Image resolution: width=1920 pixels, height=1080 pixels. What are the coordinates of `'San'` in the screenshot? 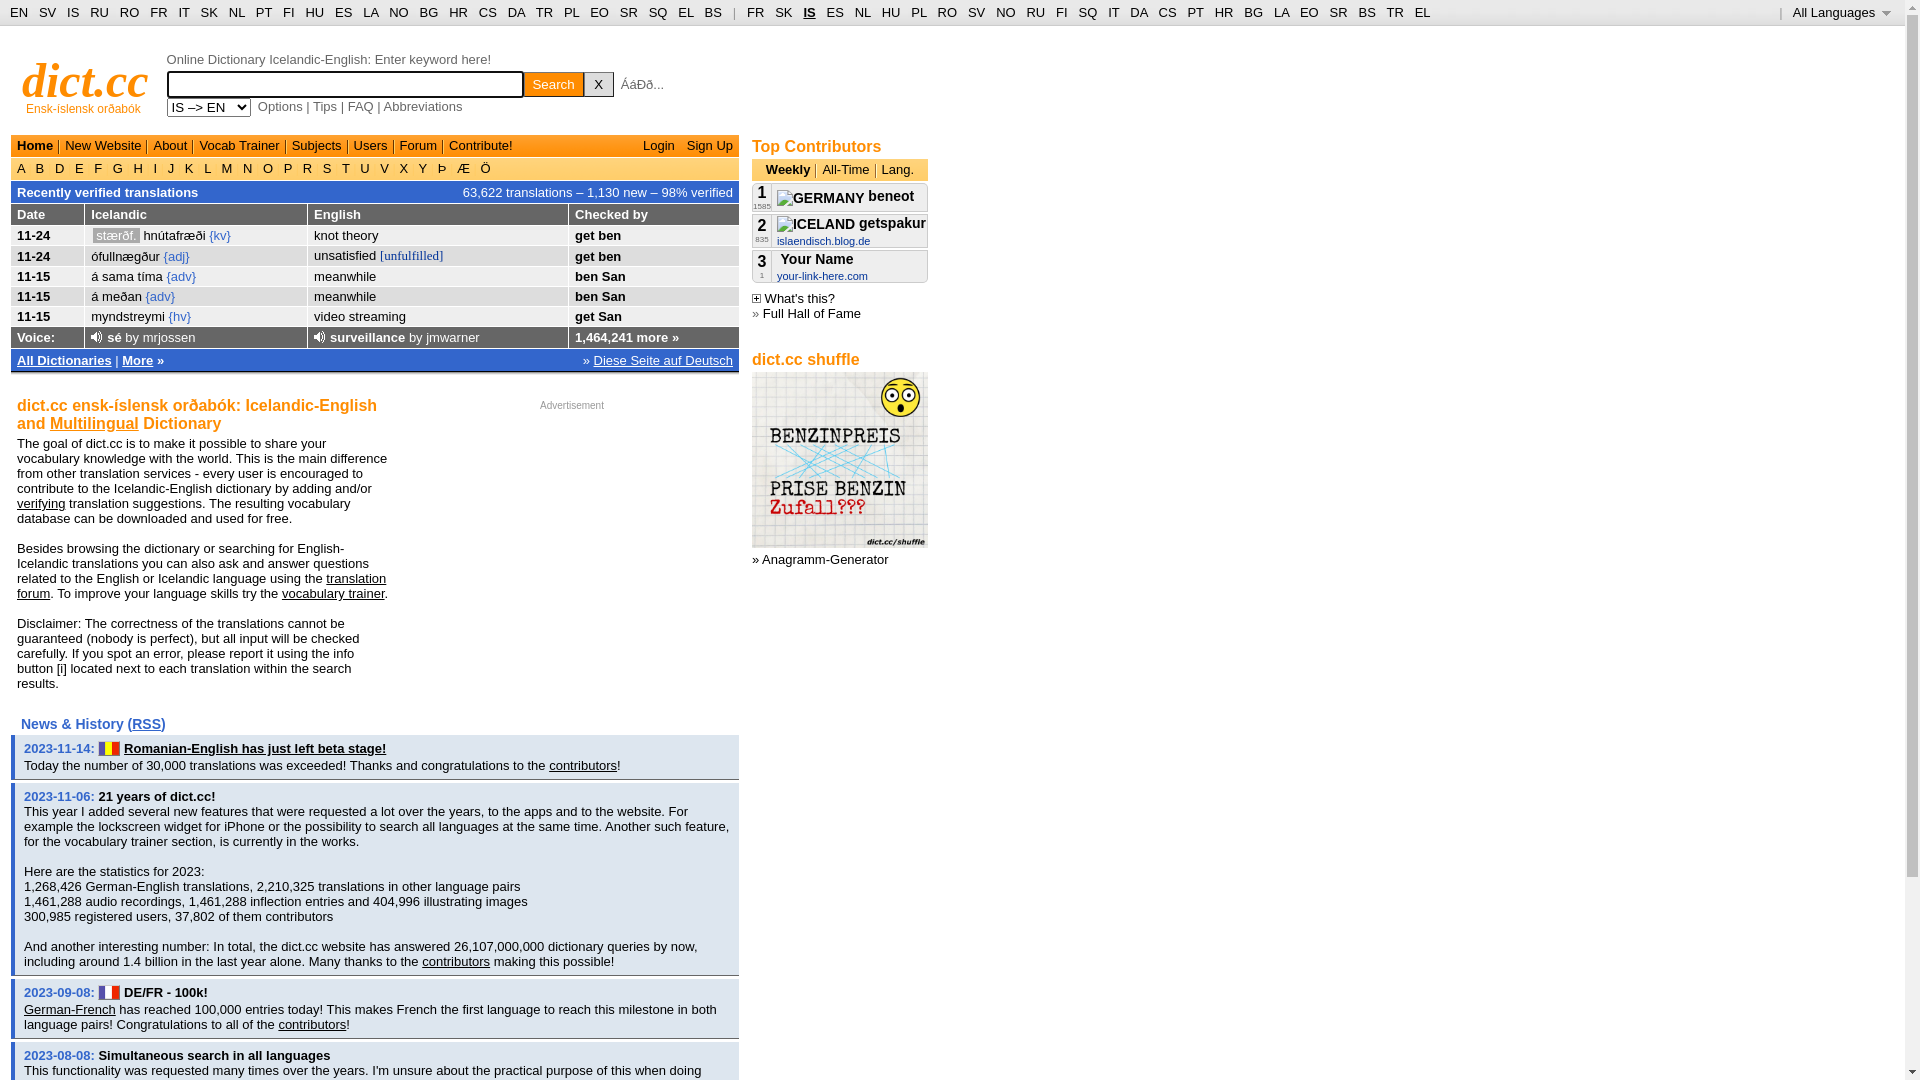 It's located at (608, 315).